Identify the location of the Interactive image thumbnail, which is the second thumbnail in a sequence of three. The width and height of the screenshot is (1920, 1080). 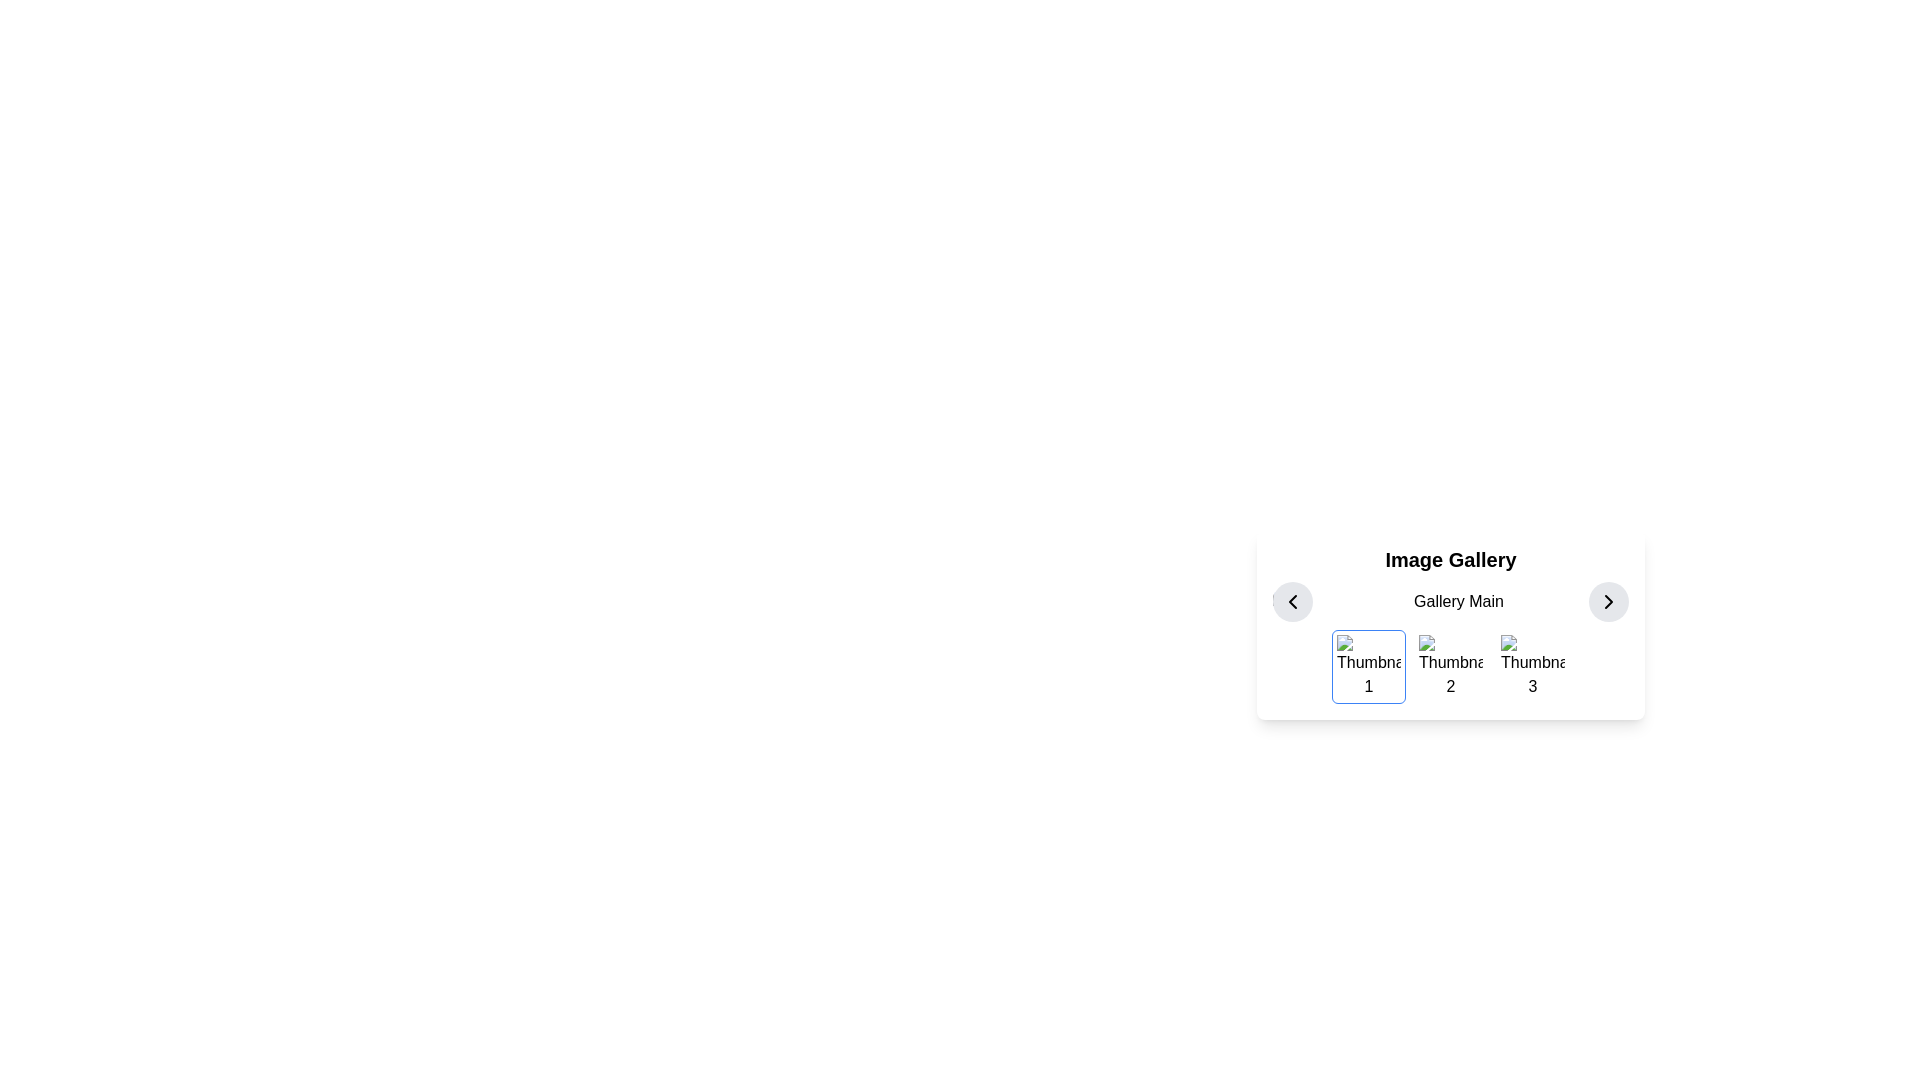
(1450, 667).